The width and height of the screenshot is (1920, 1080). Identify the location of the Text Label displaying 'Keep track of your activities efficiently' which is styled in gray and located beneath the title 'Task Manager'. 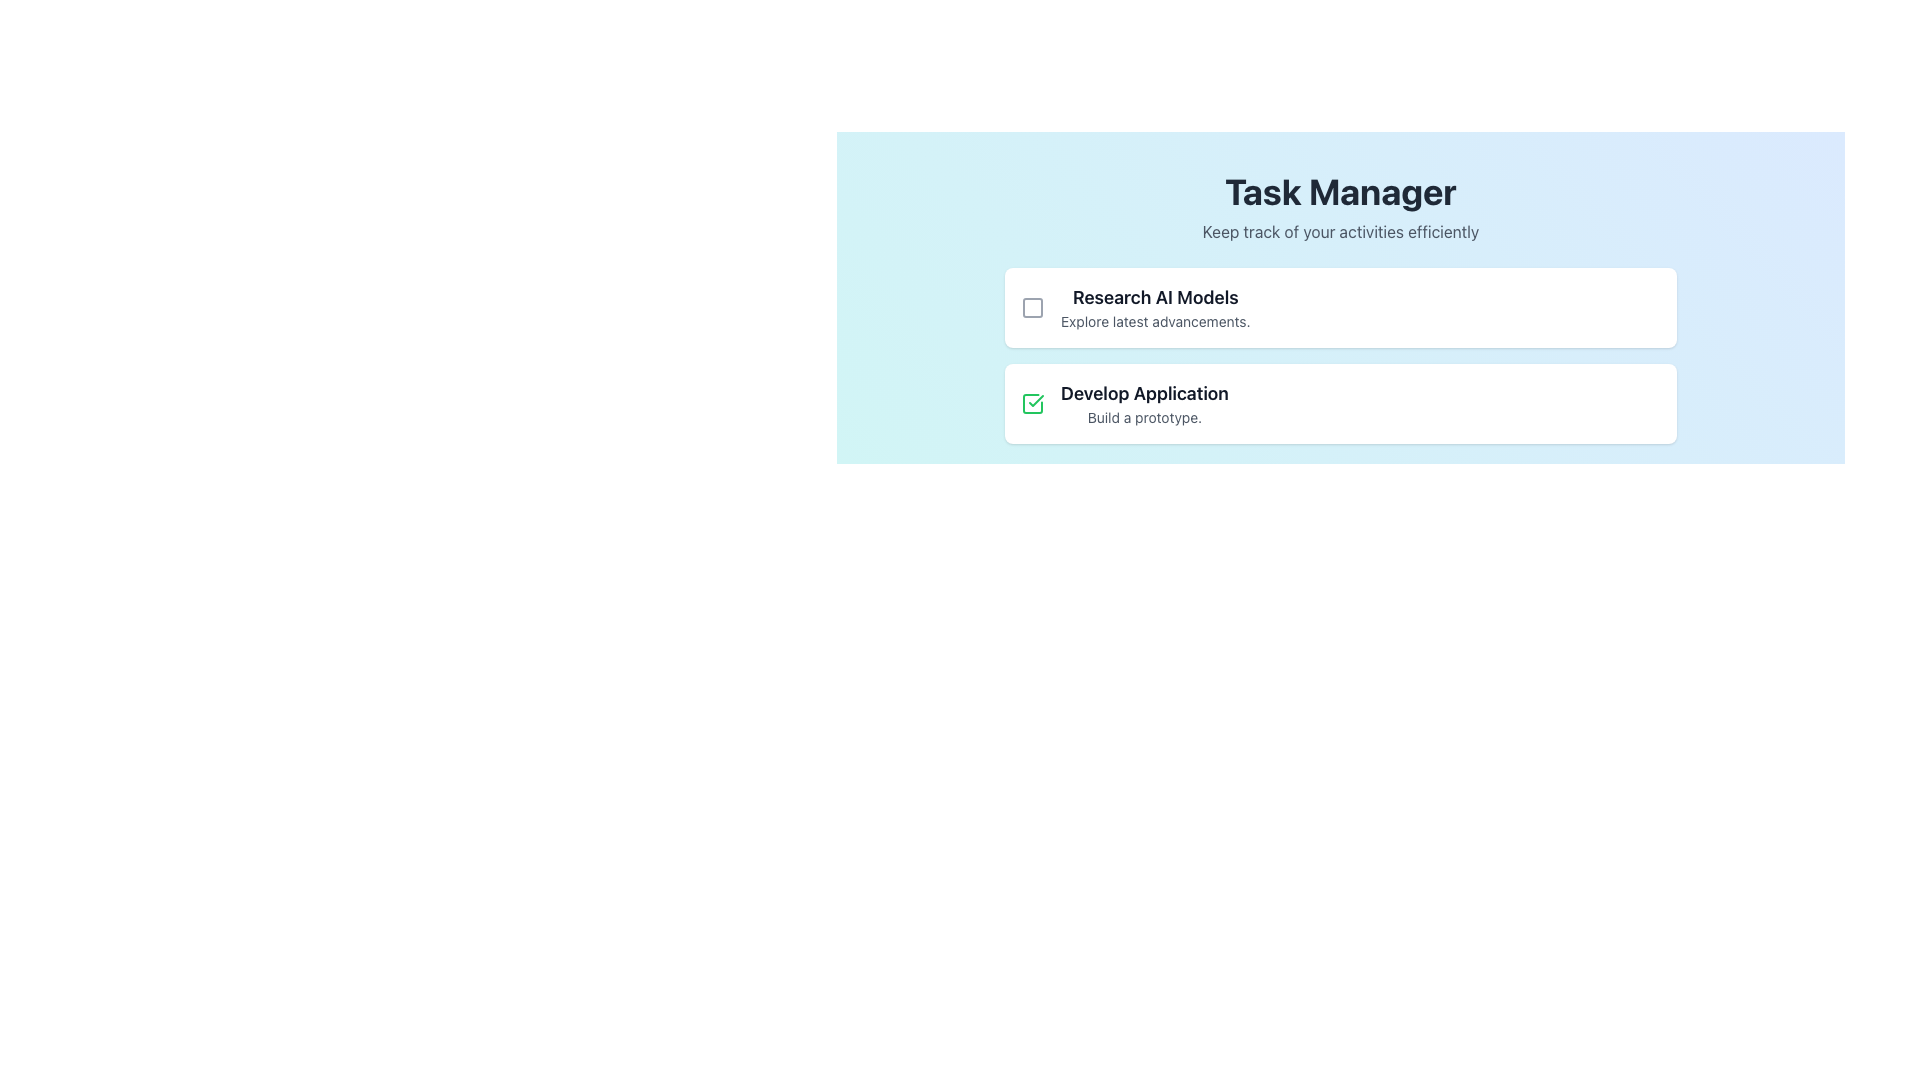
(1340, 230).